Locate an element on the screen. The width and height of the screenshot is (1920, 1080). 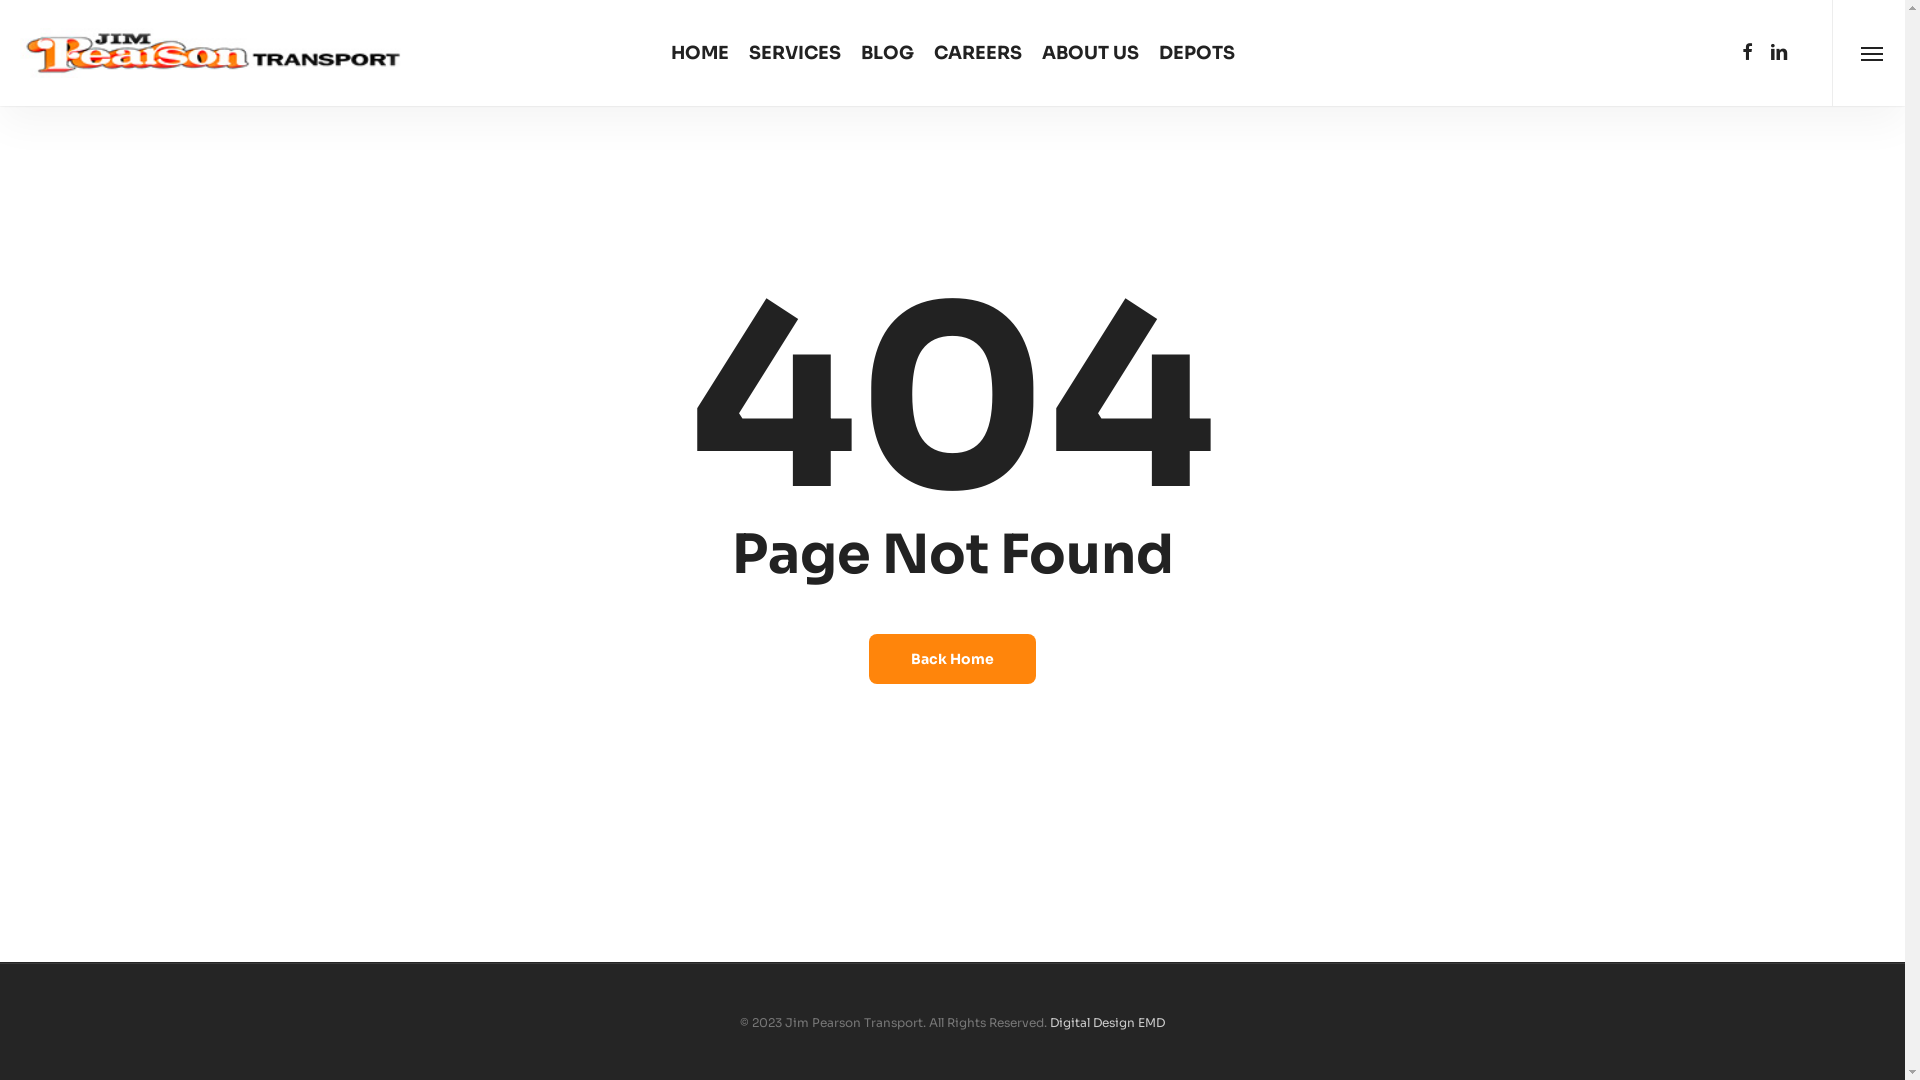
'Digital Design EMD' is located at coordinates (1106, 1022).